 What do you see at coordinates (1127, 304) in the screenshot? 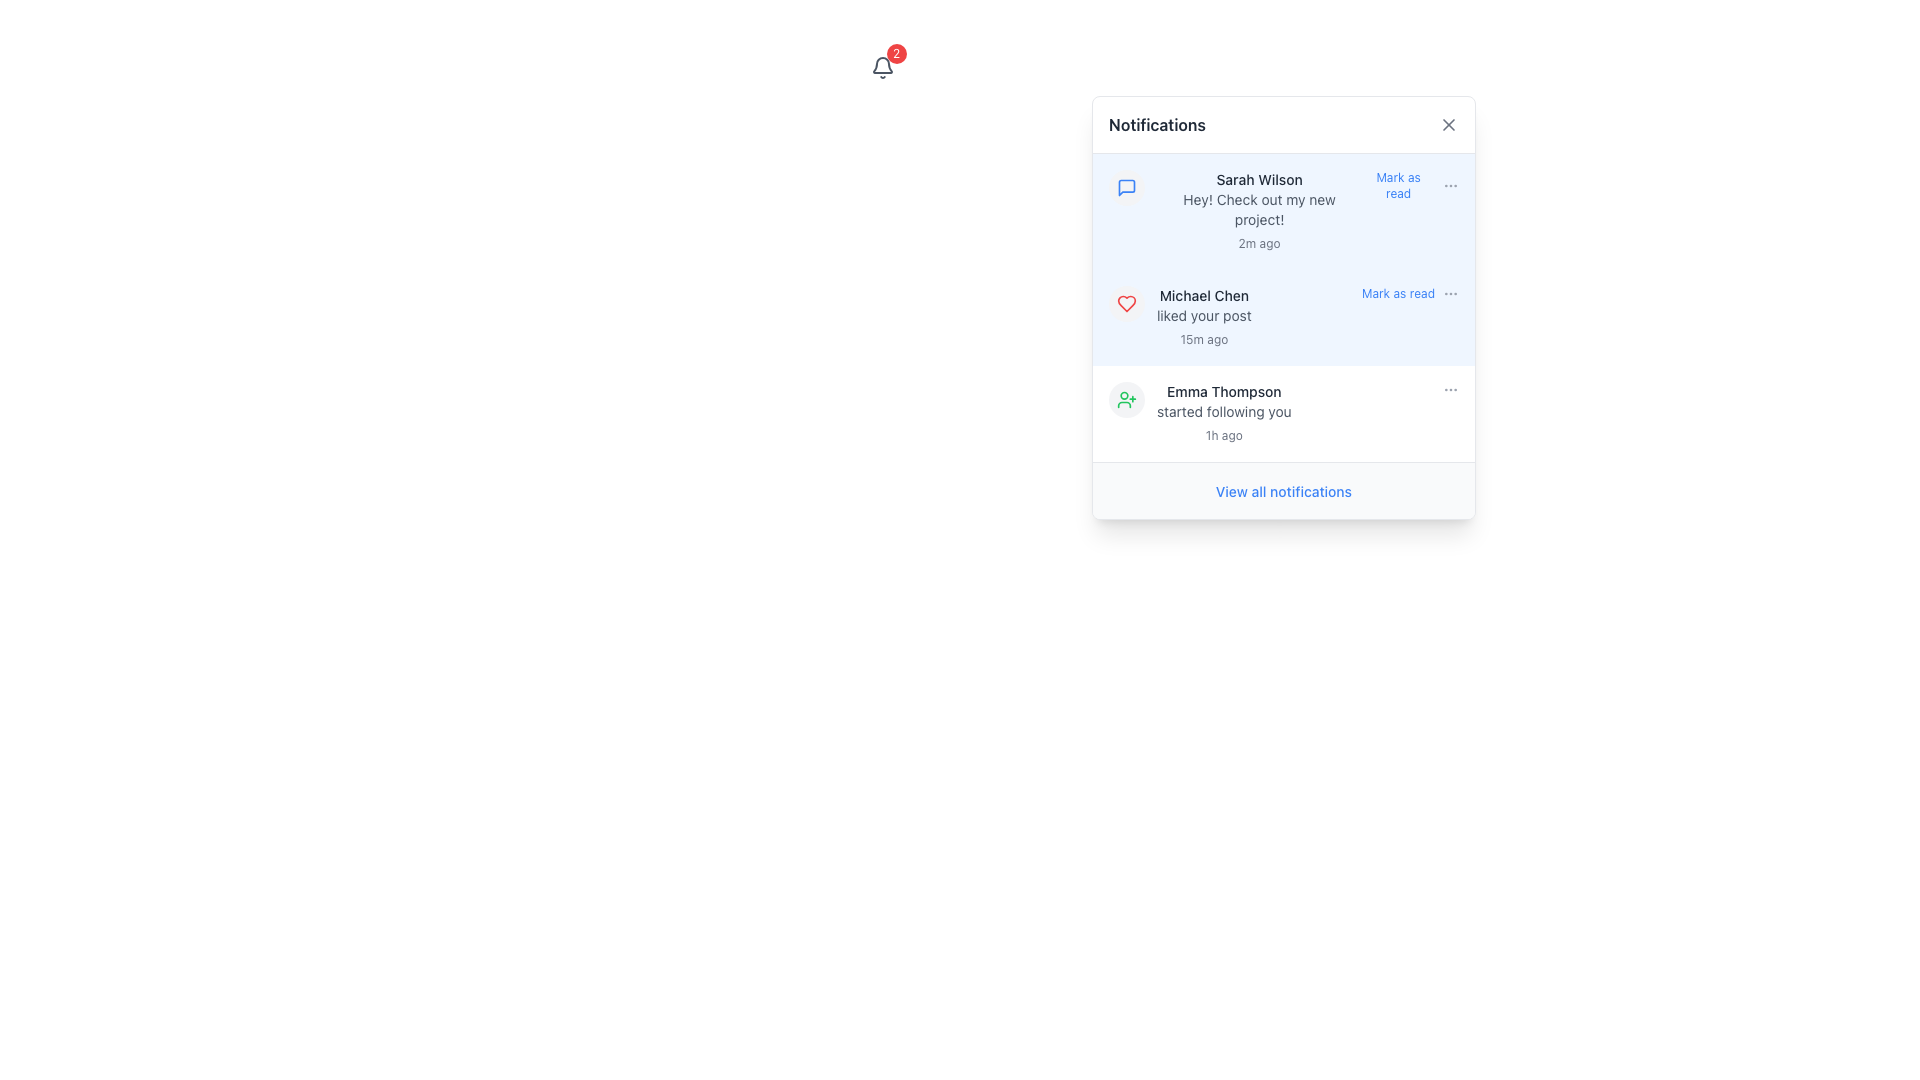
I see `the 'like' or 'favorite' icon, which is styled as a circular button with a light gray background and located near the top-right corner of the interface` at bounding box center [1127, 304].